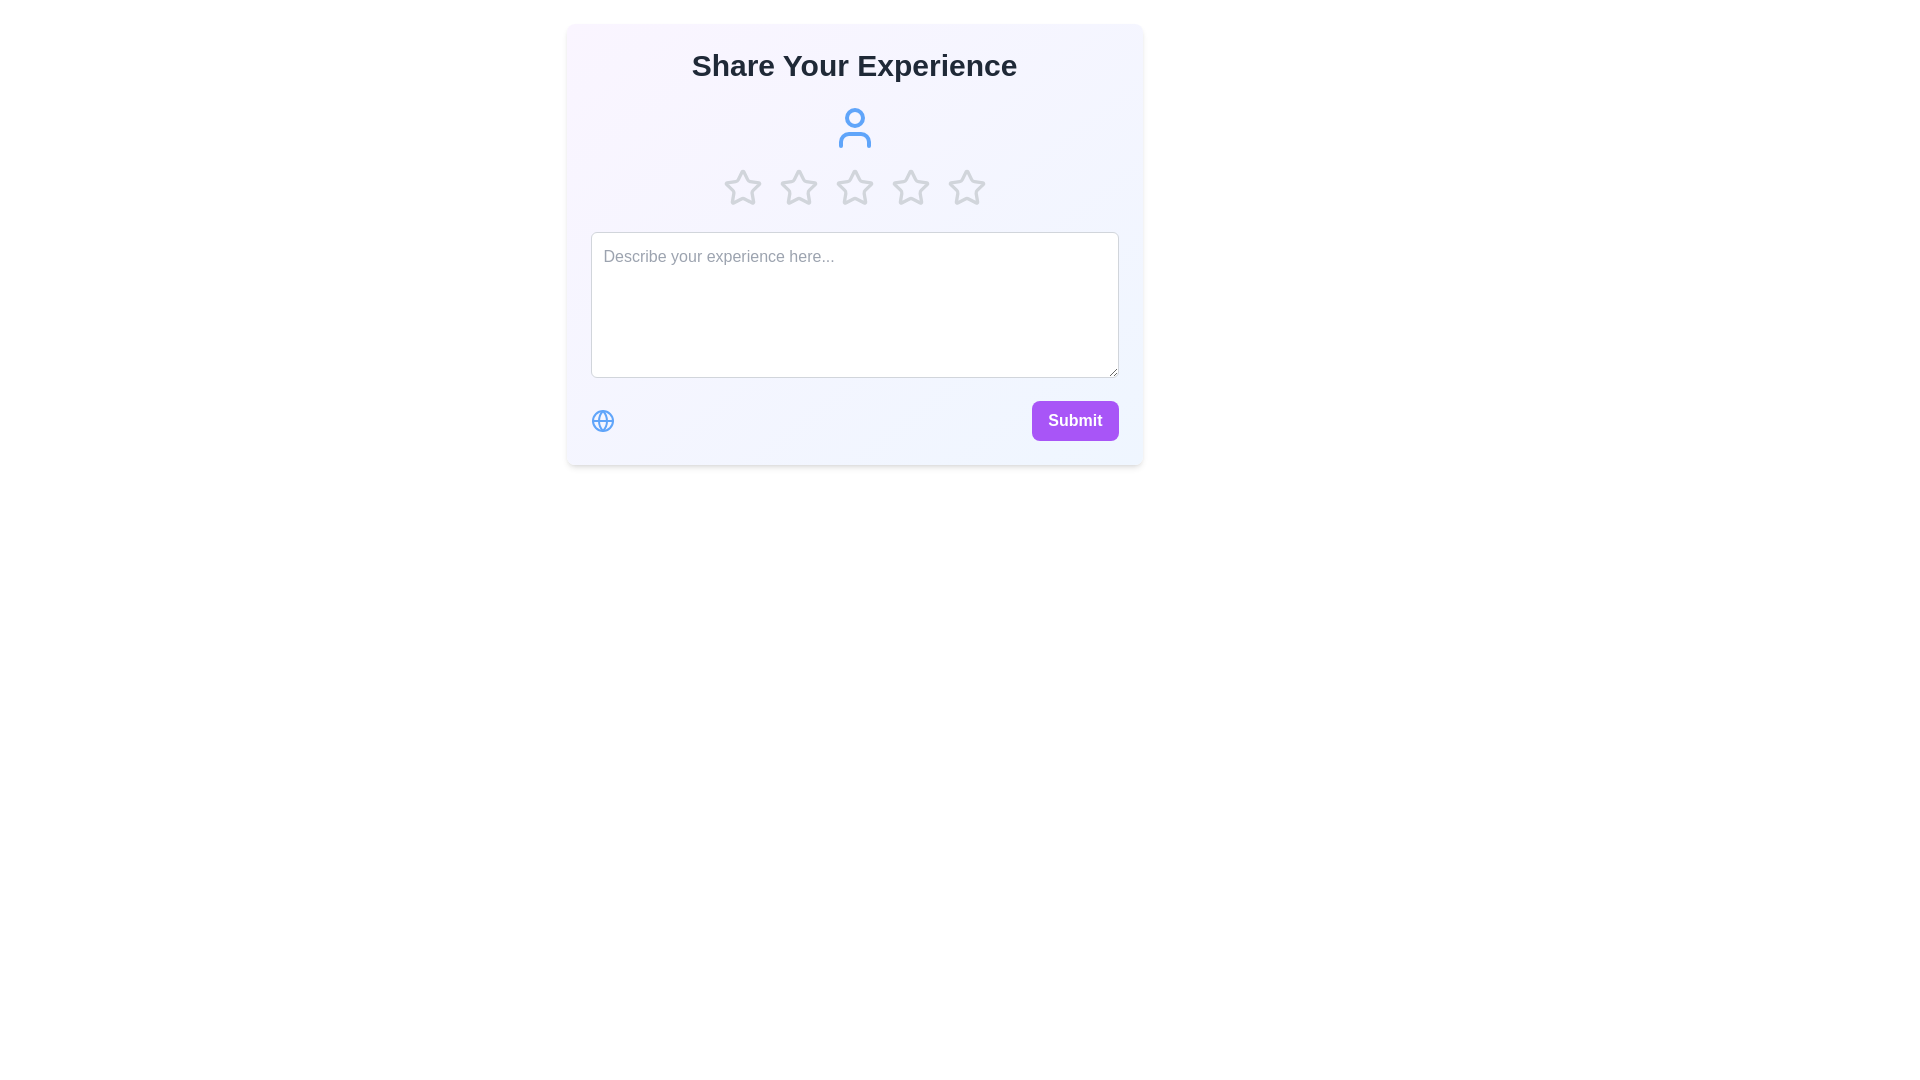 The height and width of the screenshot is (1080, 1920). What do you see at coordinates (854, 188) in the screenshot?
I see `the third interactive rating star icon, which is part of a horizontal arrangement of five stars under the 'Share Your Experience' title, to trigger its visual change` at bounding box center [854, 188].